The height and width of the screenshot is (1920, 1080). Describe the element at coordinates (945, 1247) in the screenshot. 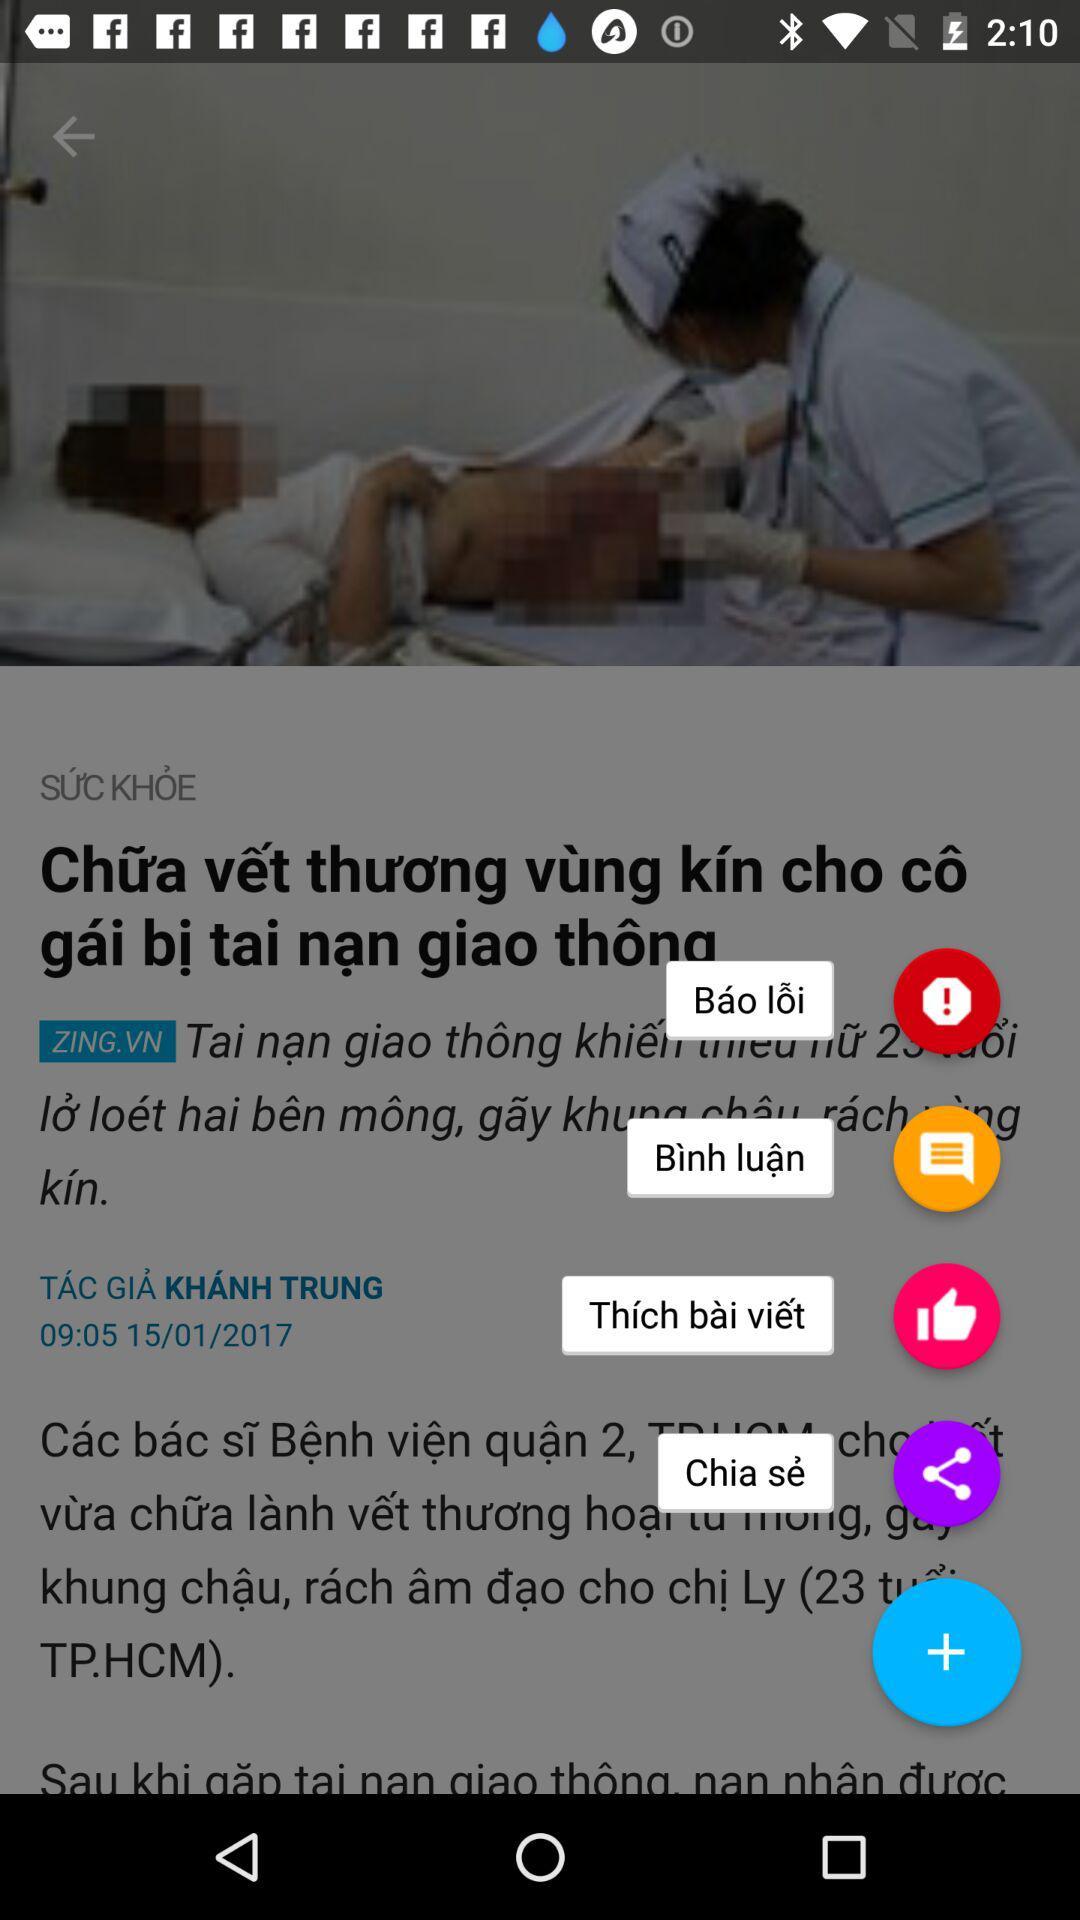

I see `the chat icon` at that location.